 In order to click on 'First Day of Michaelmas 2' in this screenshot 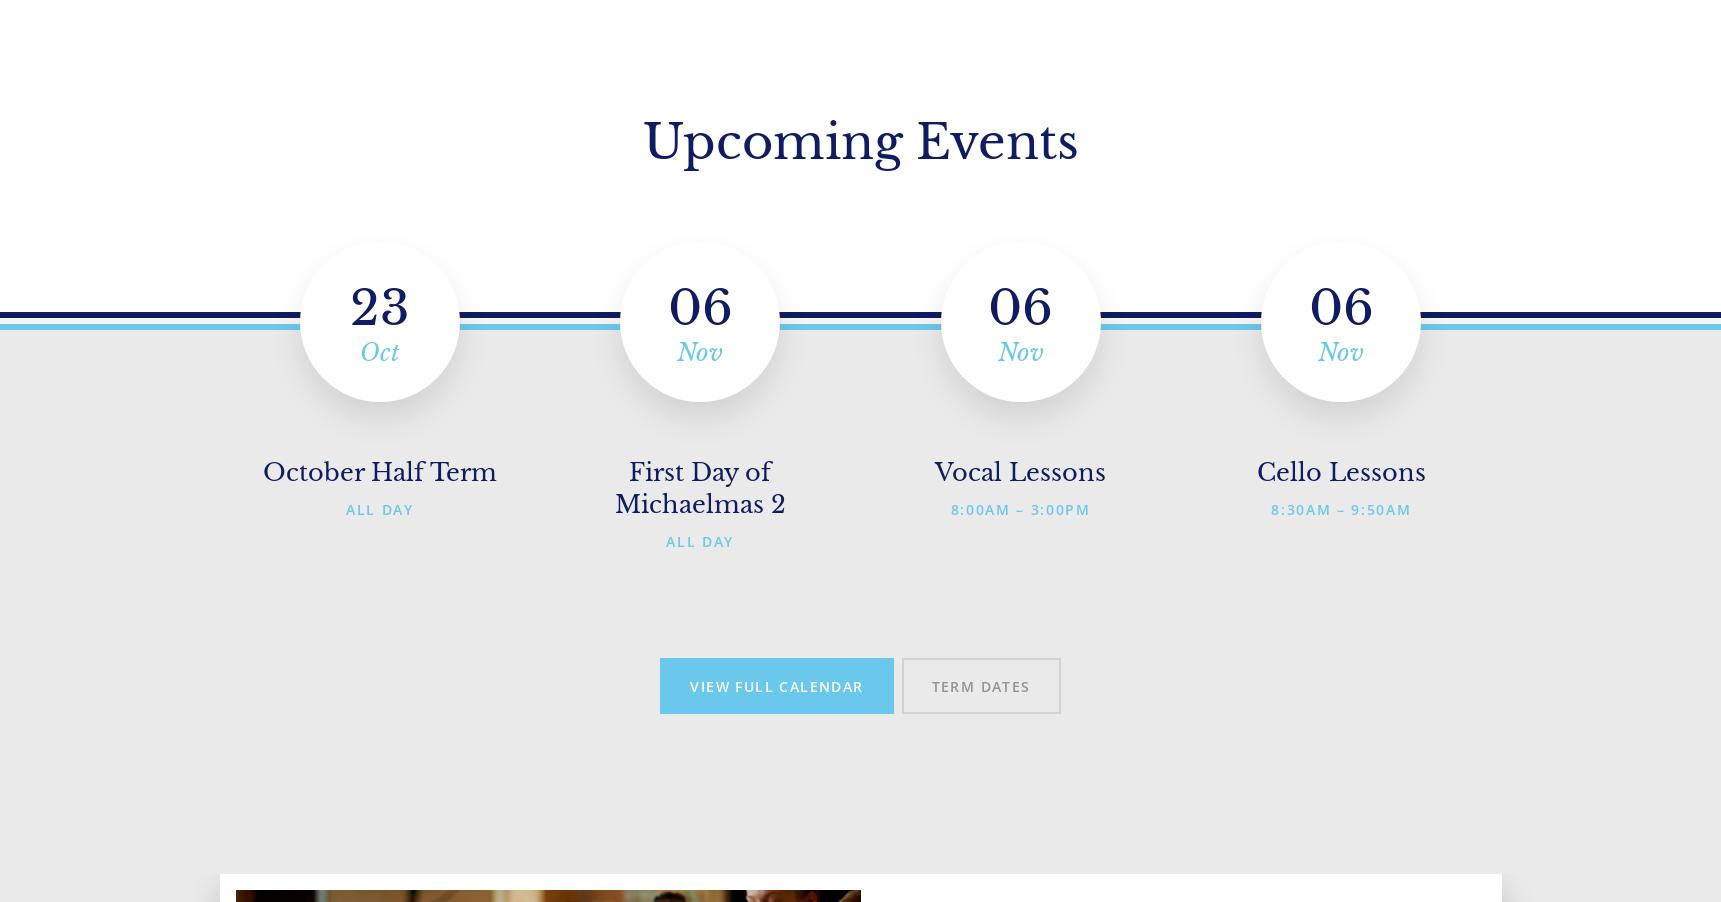, I will do `click(698, 487)`.